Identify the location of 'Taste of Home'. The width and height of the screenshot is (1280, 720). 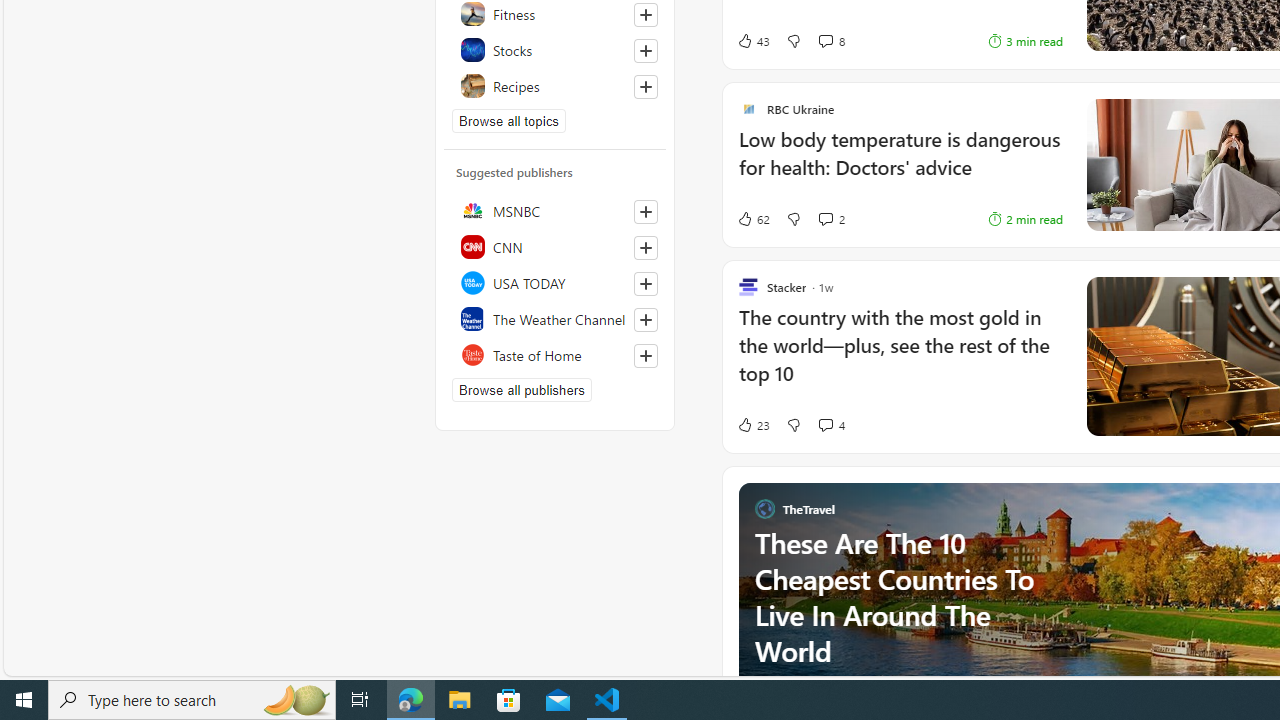
(555, 353).